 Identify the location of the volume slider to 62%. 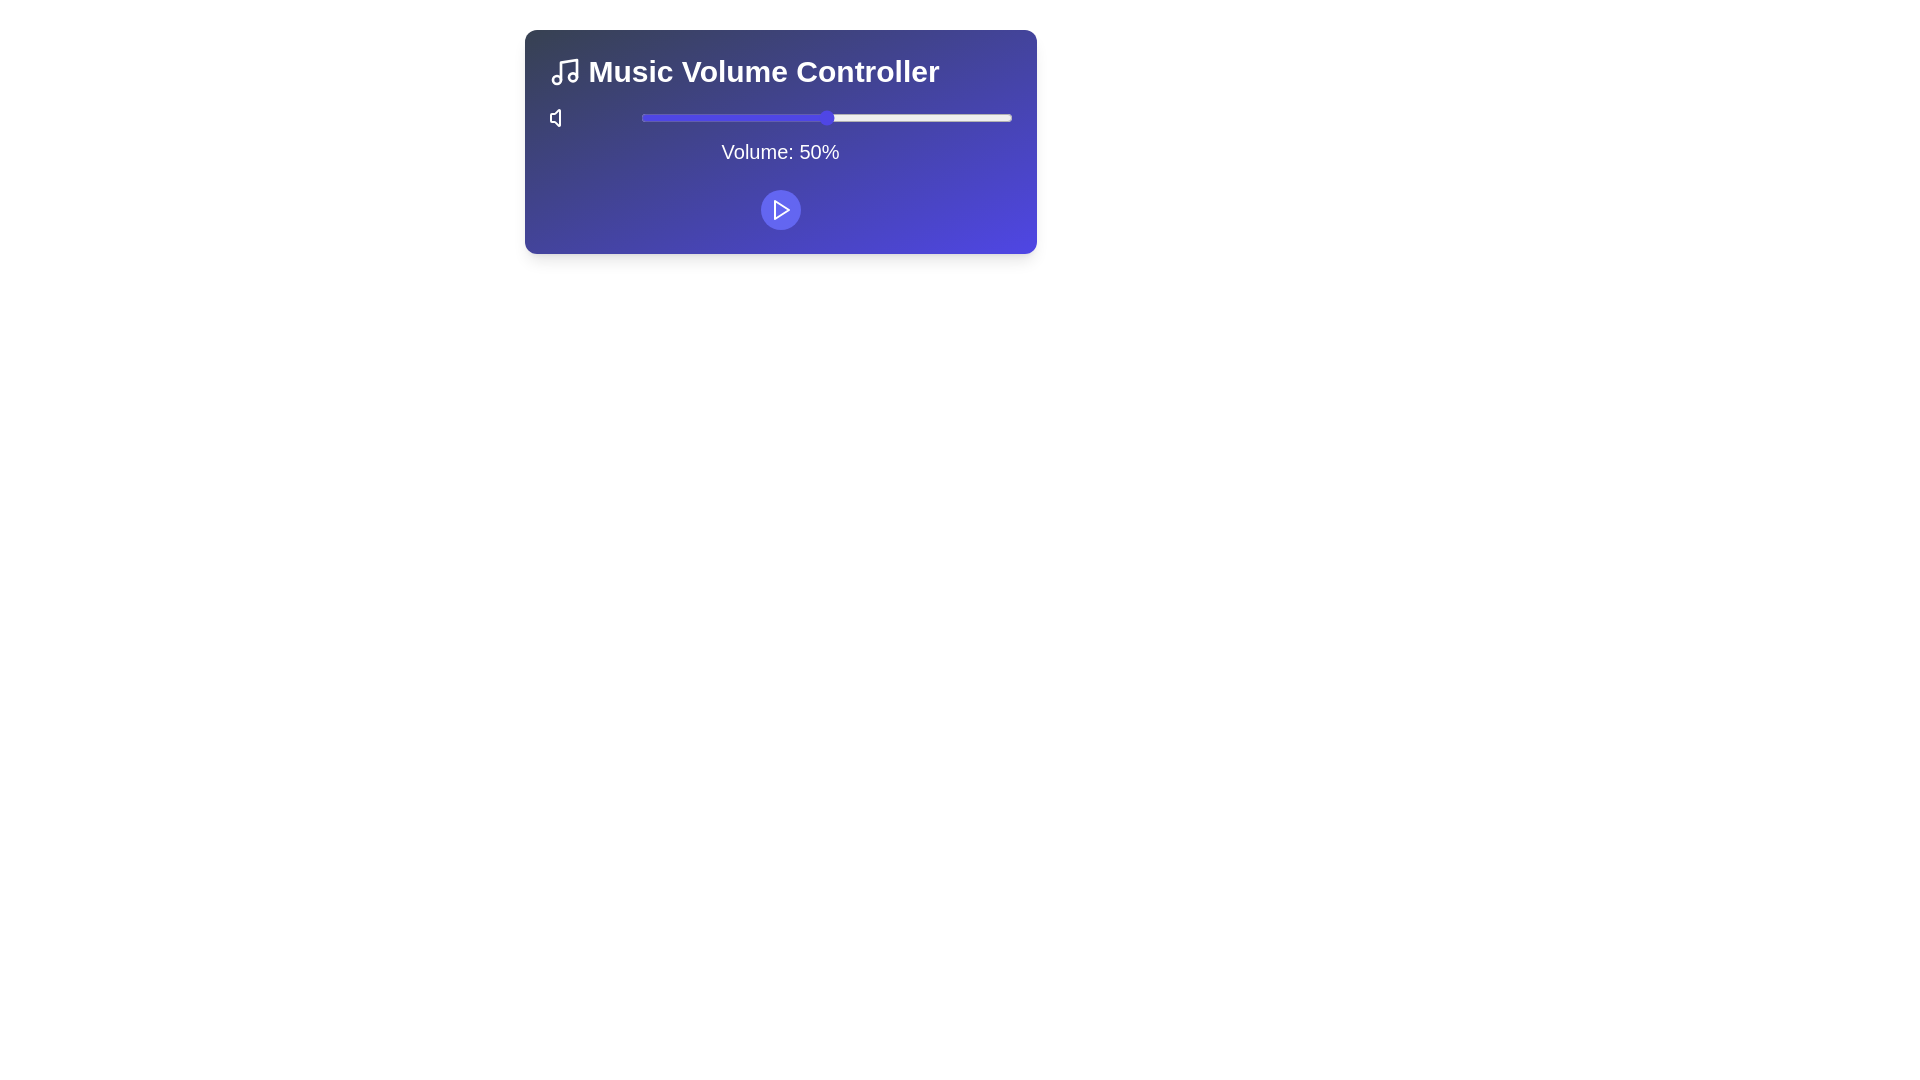
(871, 118).